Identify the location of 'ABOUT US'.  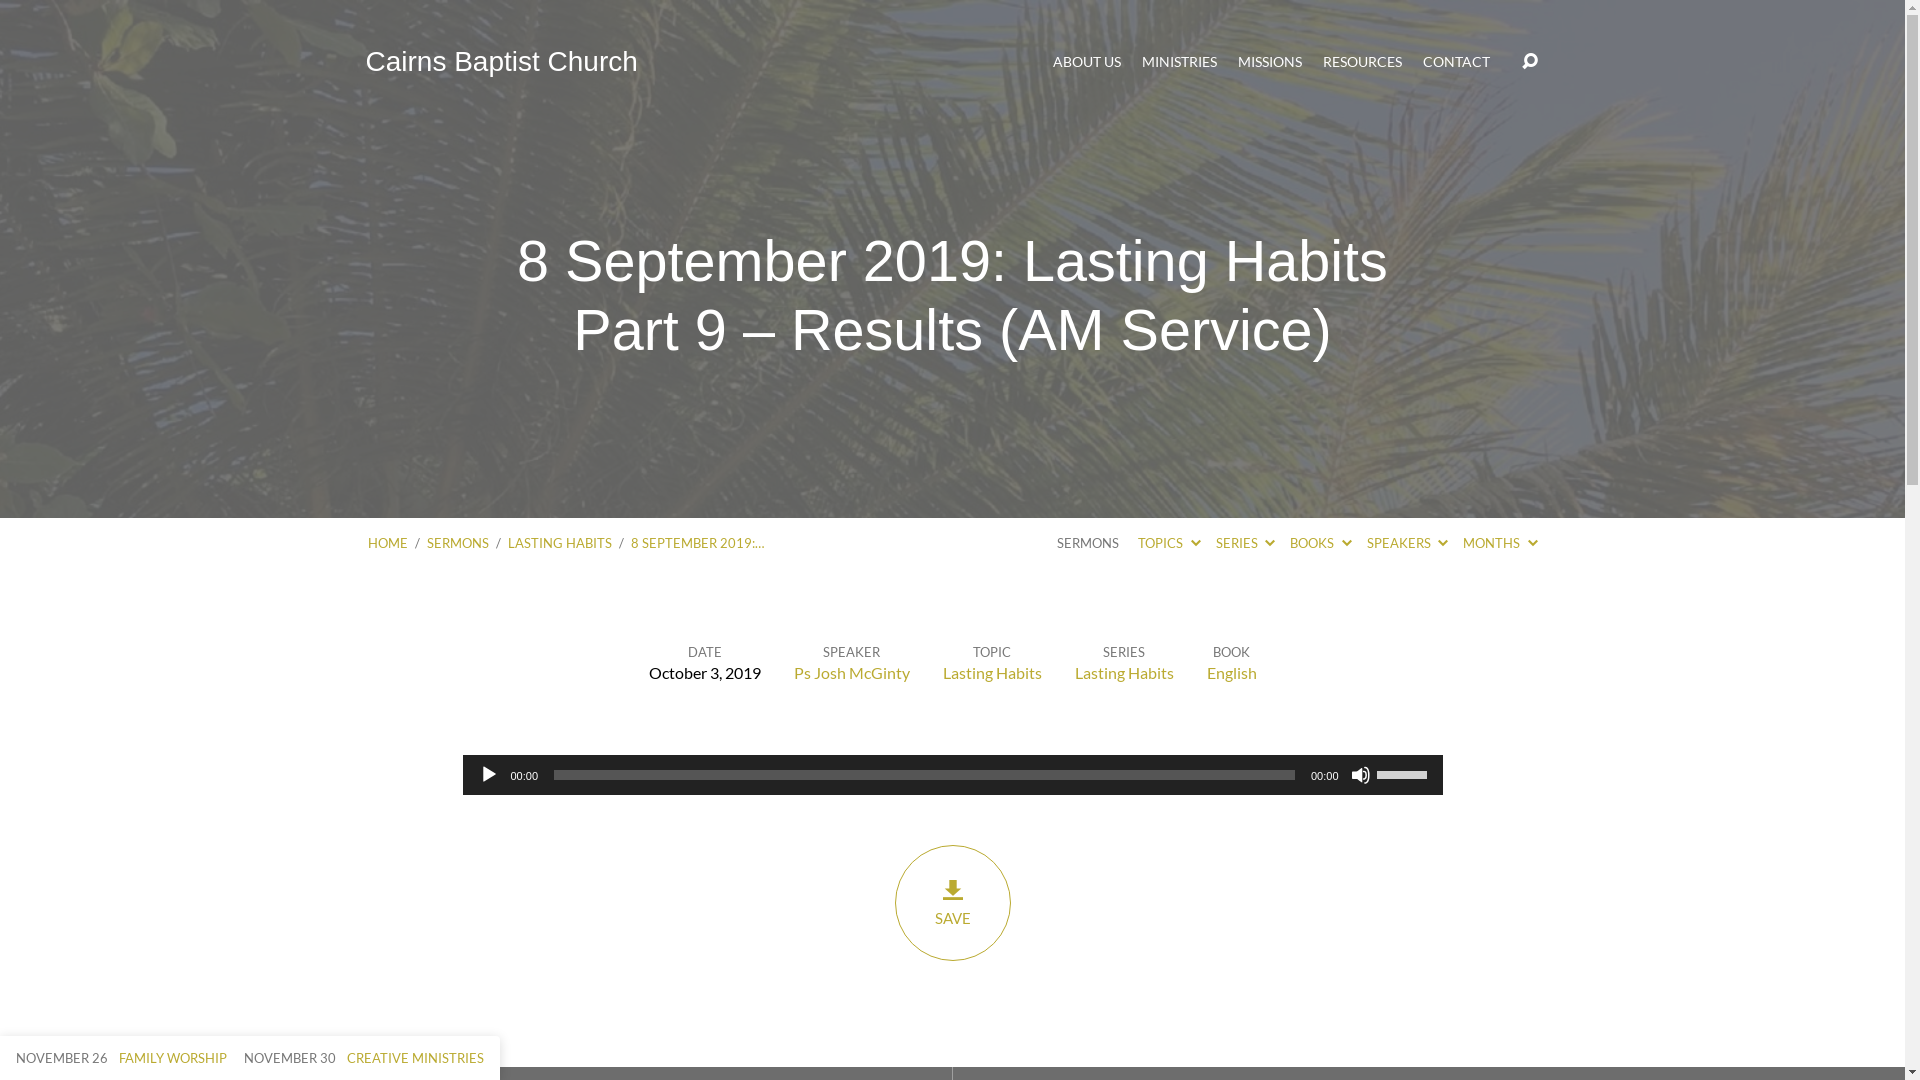
(1051, 60).